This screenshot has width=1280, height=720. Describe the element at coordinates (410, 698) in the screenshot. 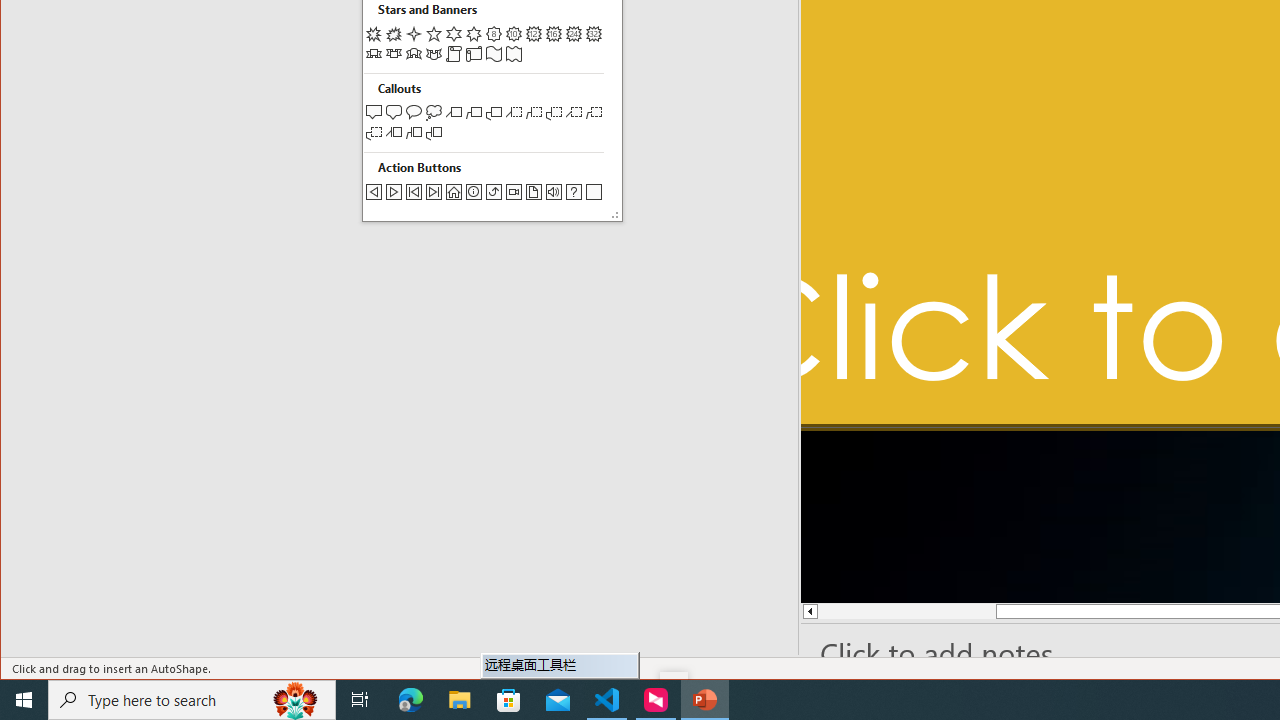

I see `'Microsoft Edge'` at that location.